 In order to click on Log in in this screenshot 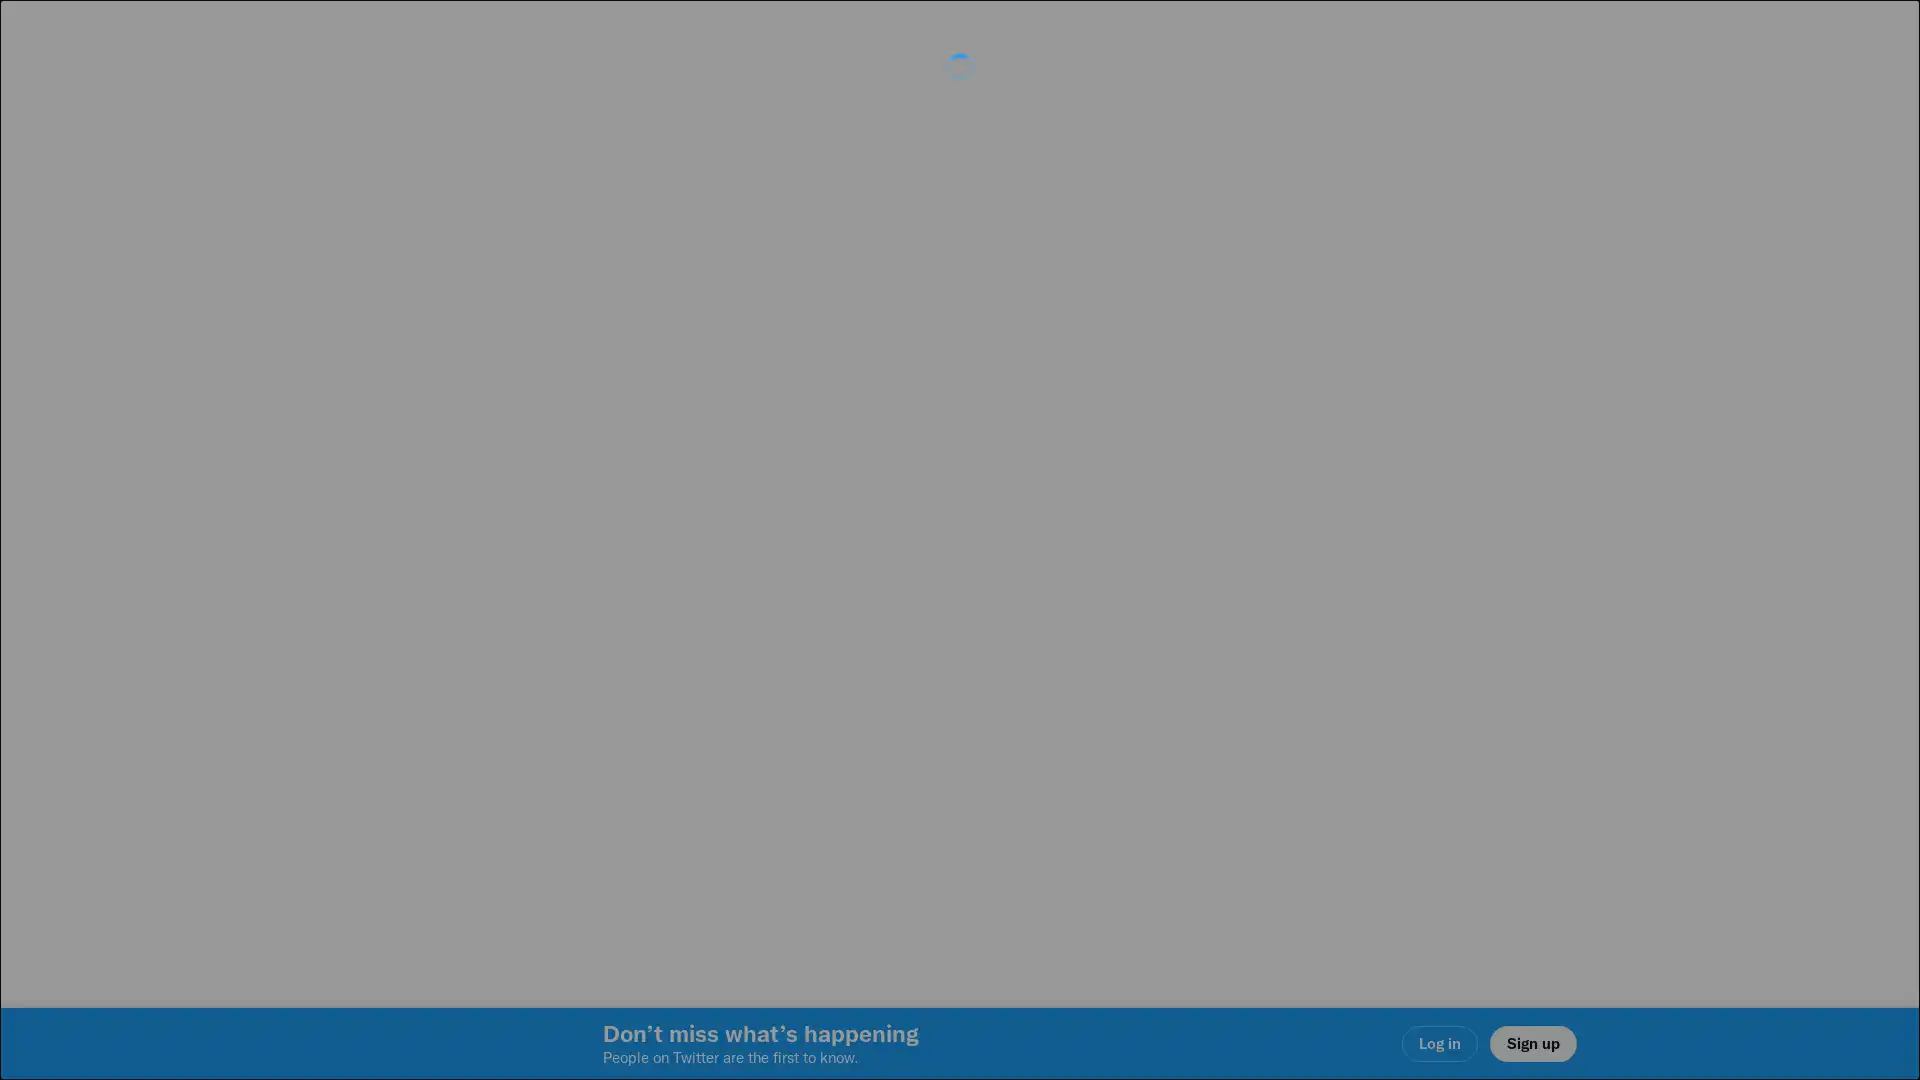, I will do `click(1200, 681)`.